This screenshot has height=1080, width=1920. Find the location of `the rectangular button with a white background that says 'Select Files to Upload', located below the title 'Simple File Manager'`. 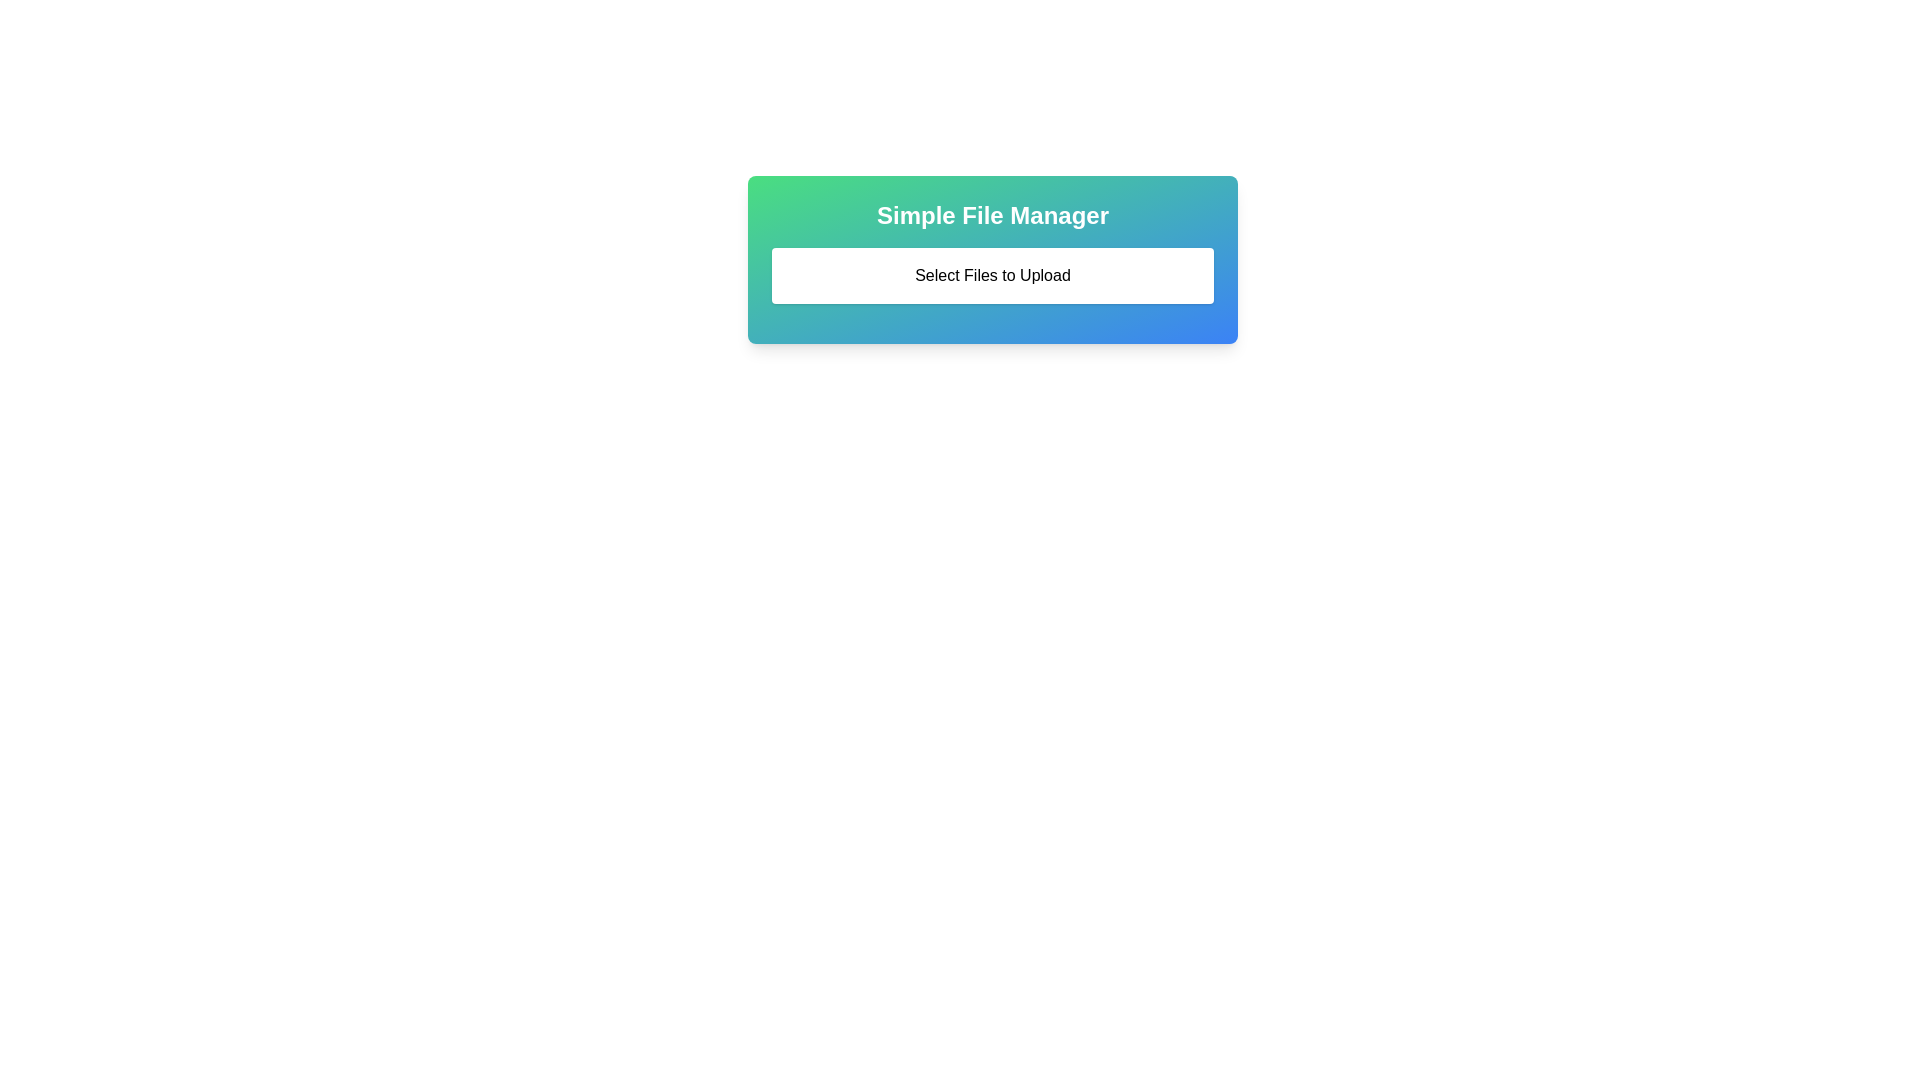

the rectangular button with a white background that says 'Select Files to Upload', located below the title 'Simple File Manager' is located at coordinates (993, 276).